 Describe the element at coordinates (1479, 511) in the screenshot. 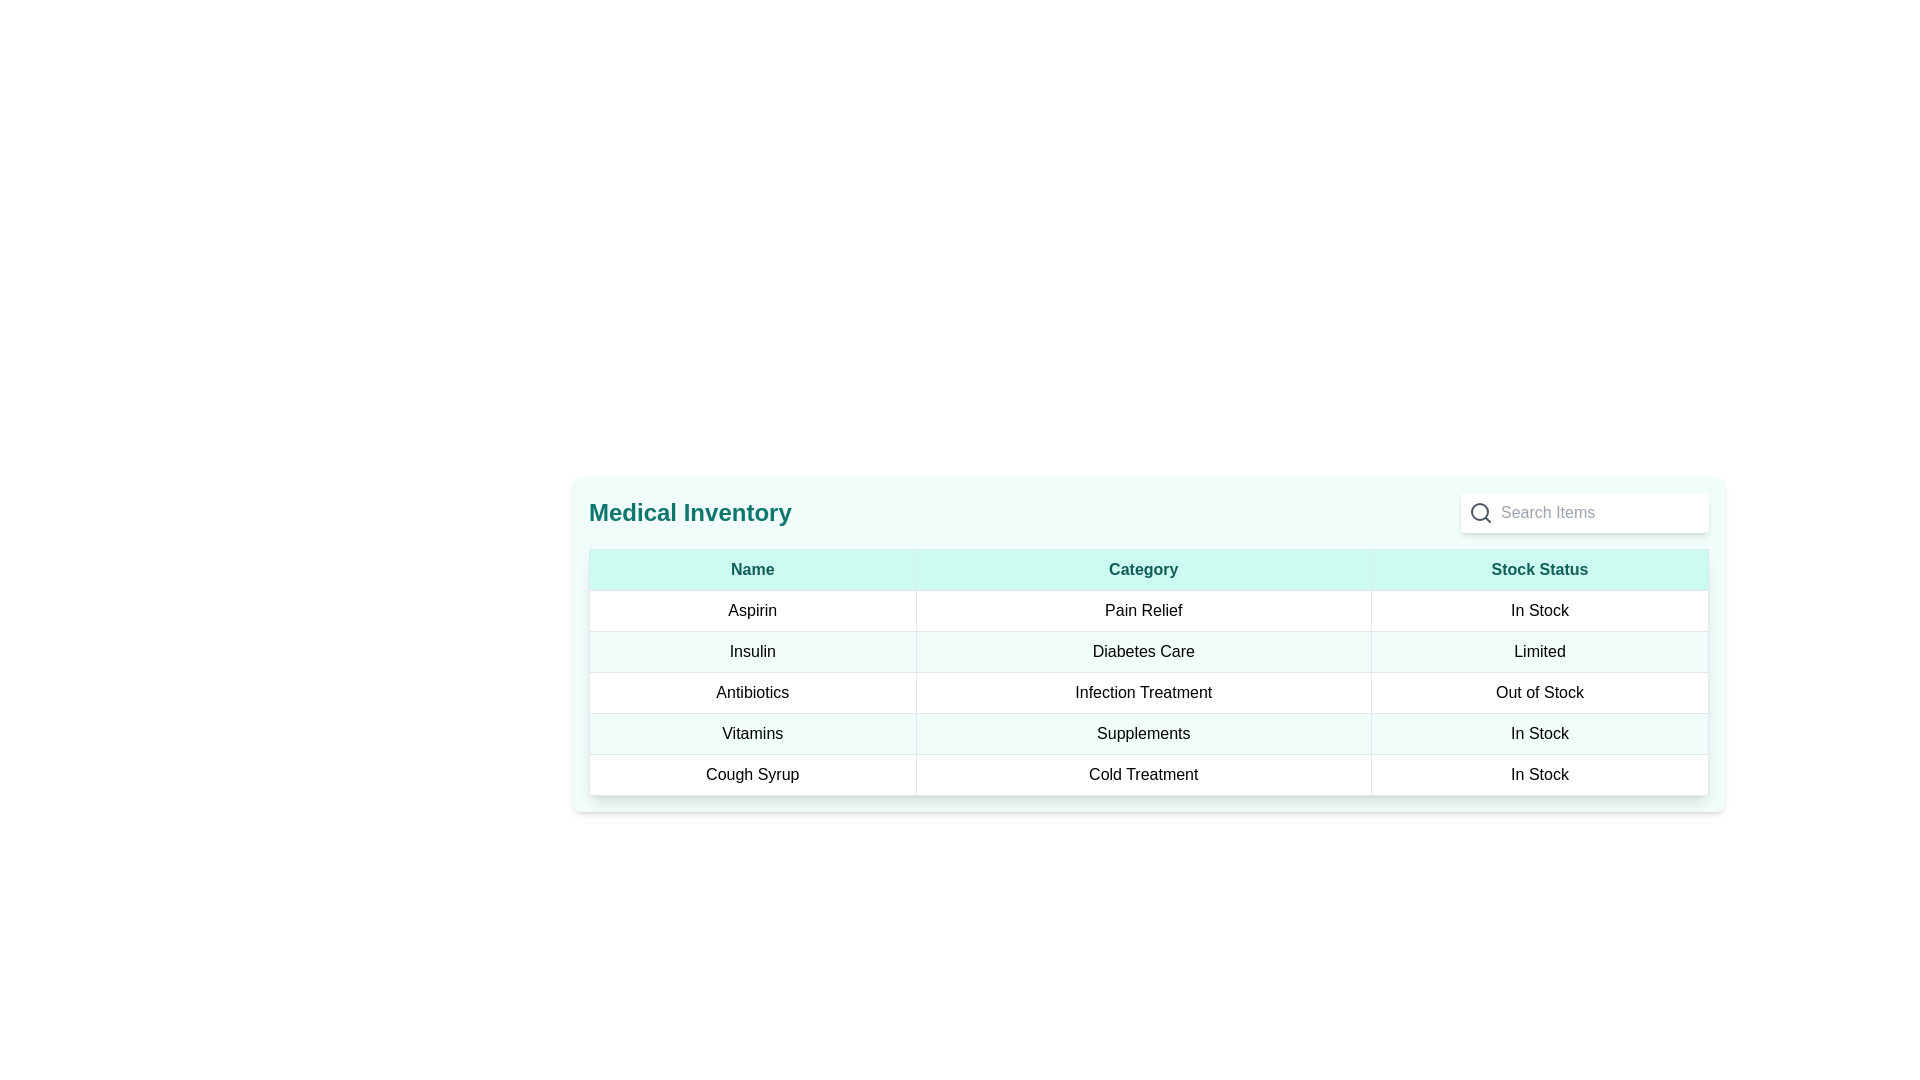

I see `the small circular shape within the magnifying glass icon located next to the search input box at the top right corner of the interface` at that location.